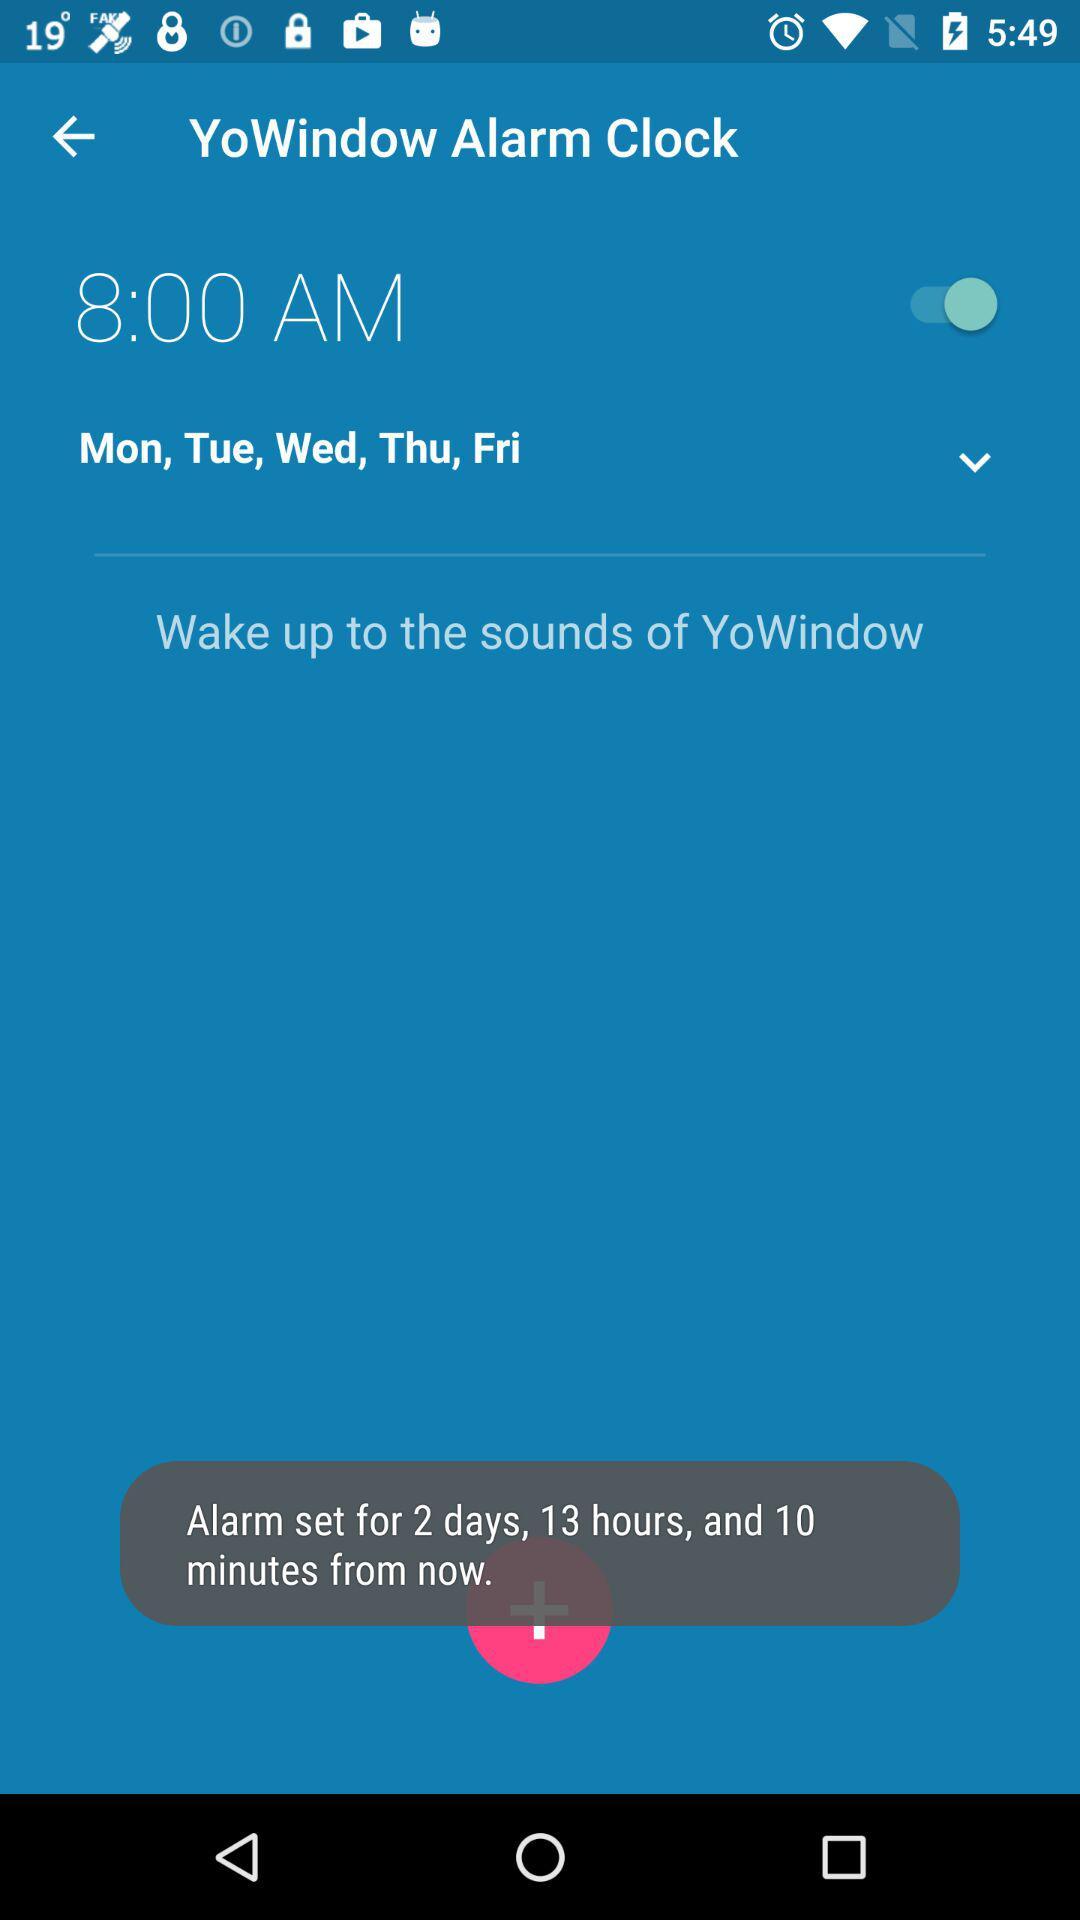 This screenshot has width=1080, height=1920. I want to click on disable the alarm clock, so click(944, 303).